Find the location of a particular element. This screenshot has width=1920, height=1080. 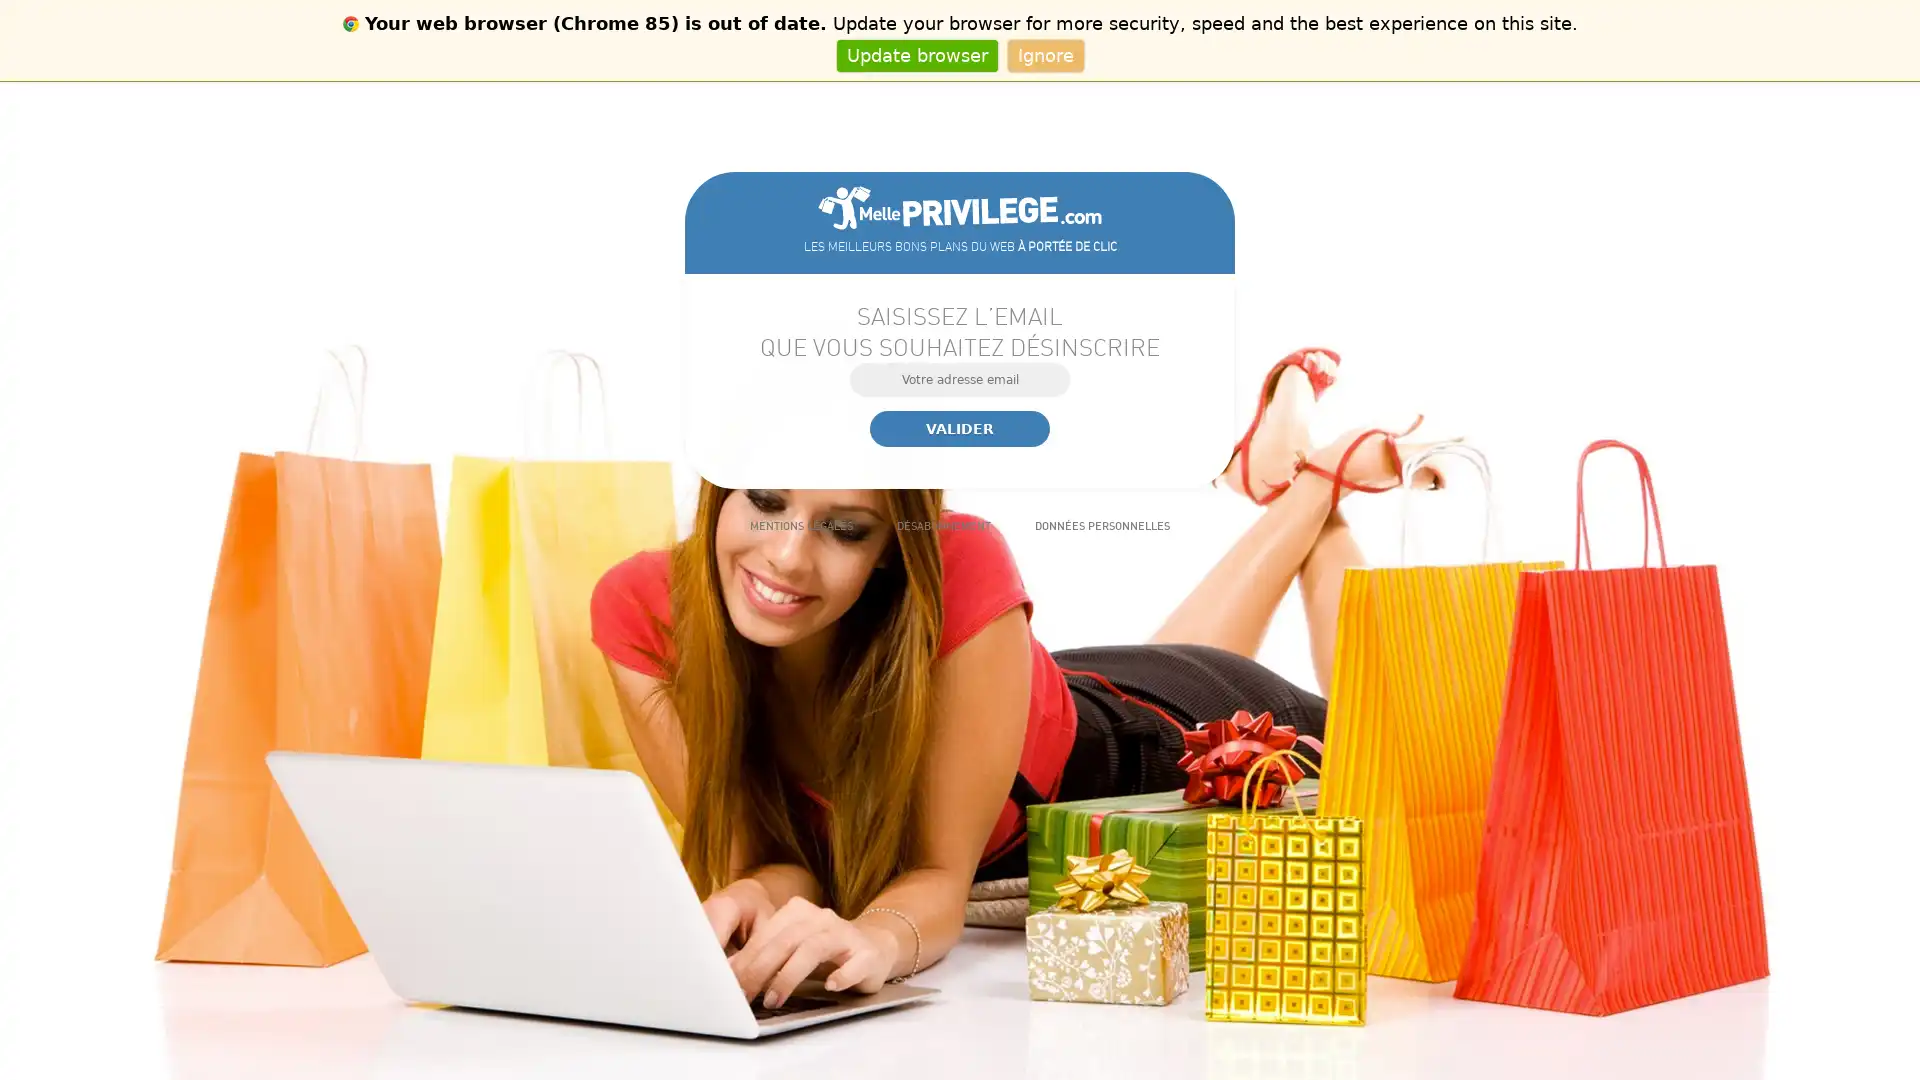

Valider is located at coordinates (960, 427).